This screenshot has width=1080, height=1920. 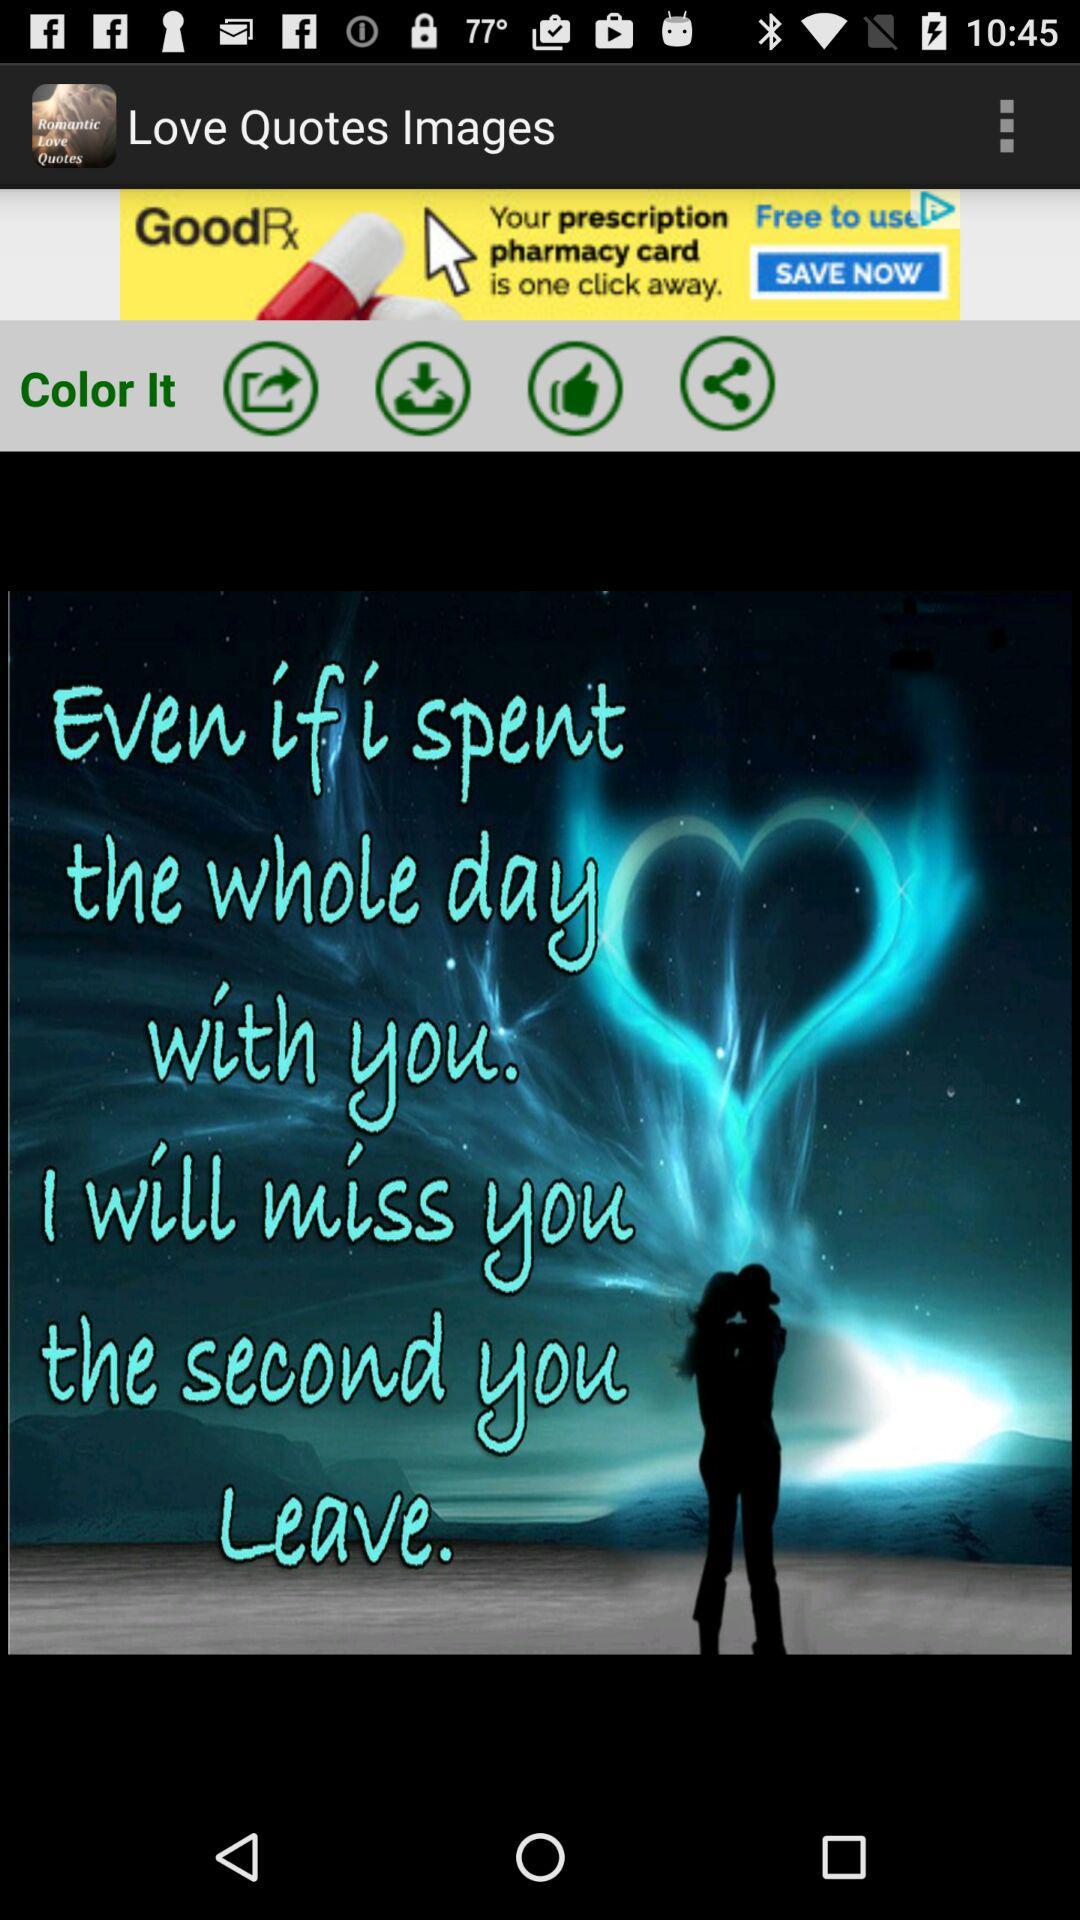 What do you see at coordinates (270, 414) in the screenshot?
I see `the launch icon` at bounding box center [270, 414].